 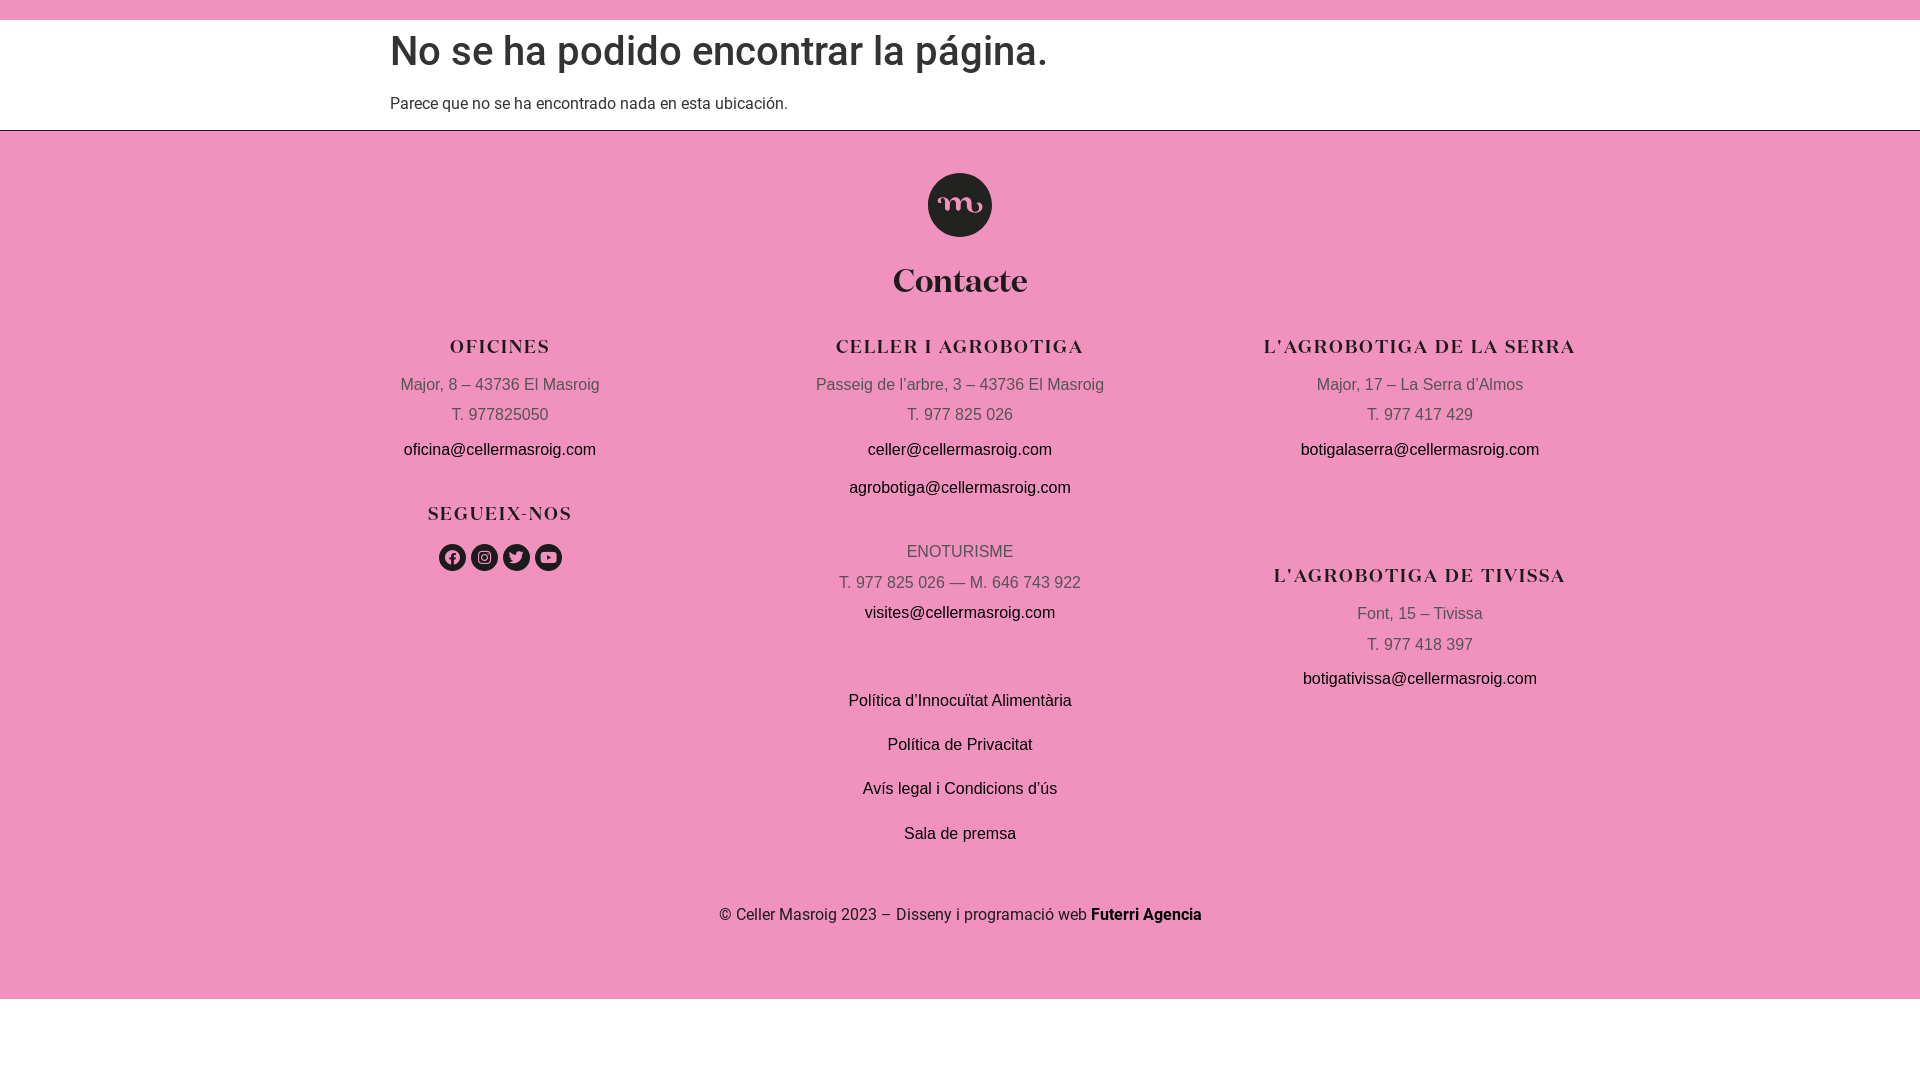 What do you see at coordinates (960, 611) in the screenshot?
I see `'visites@cellermasroig.com'` at bounding box center [960, 611].